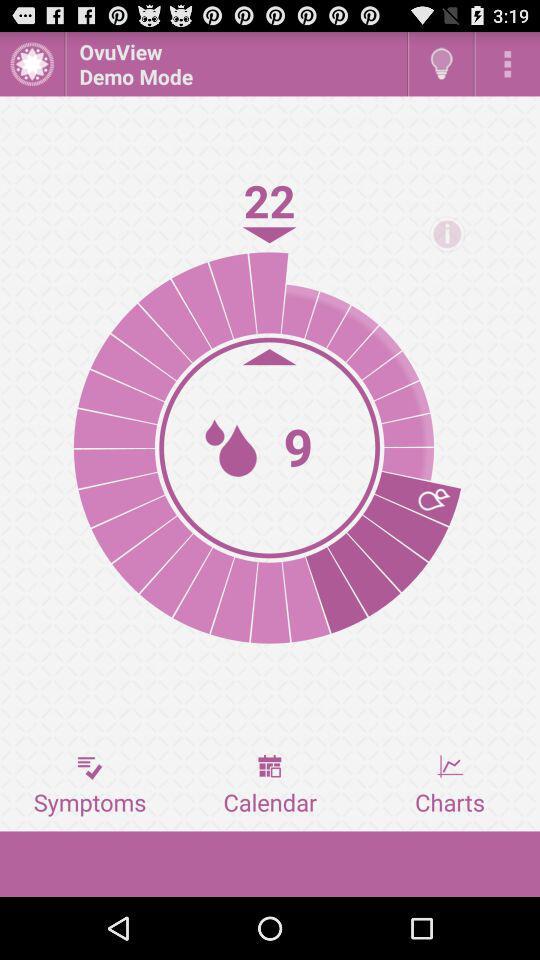 The image size is (540, 960). I want to click on the item next to calendar, so click(89, 785).